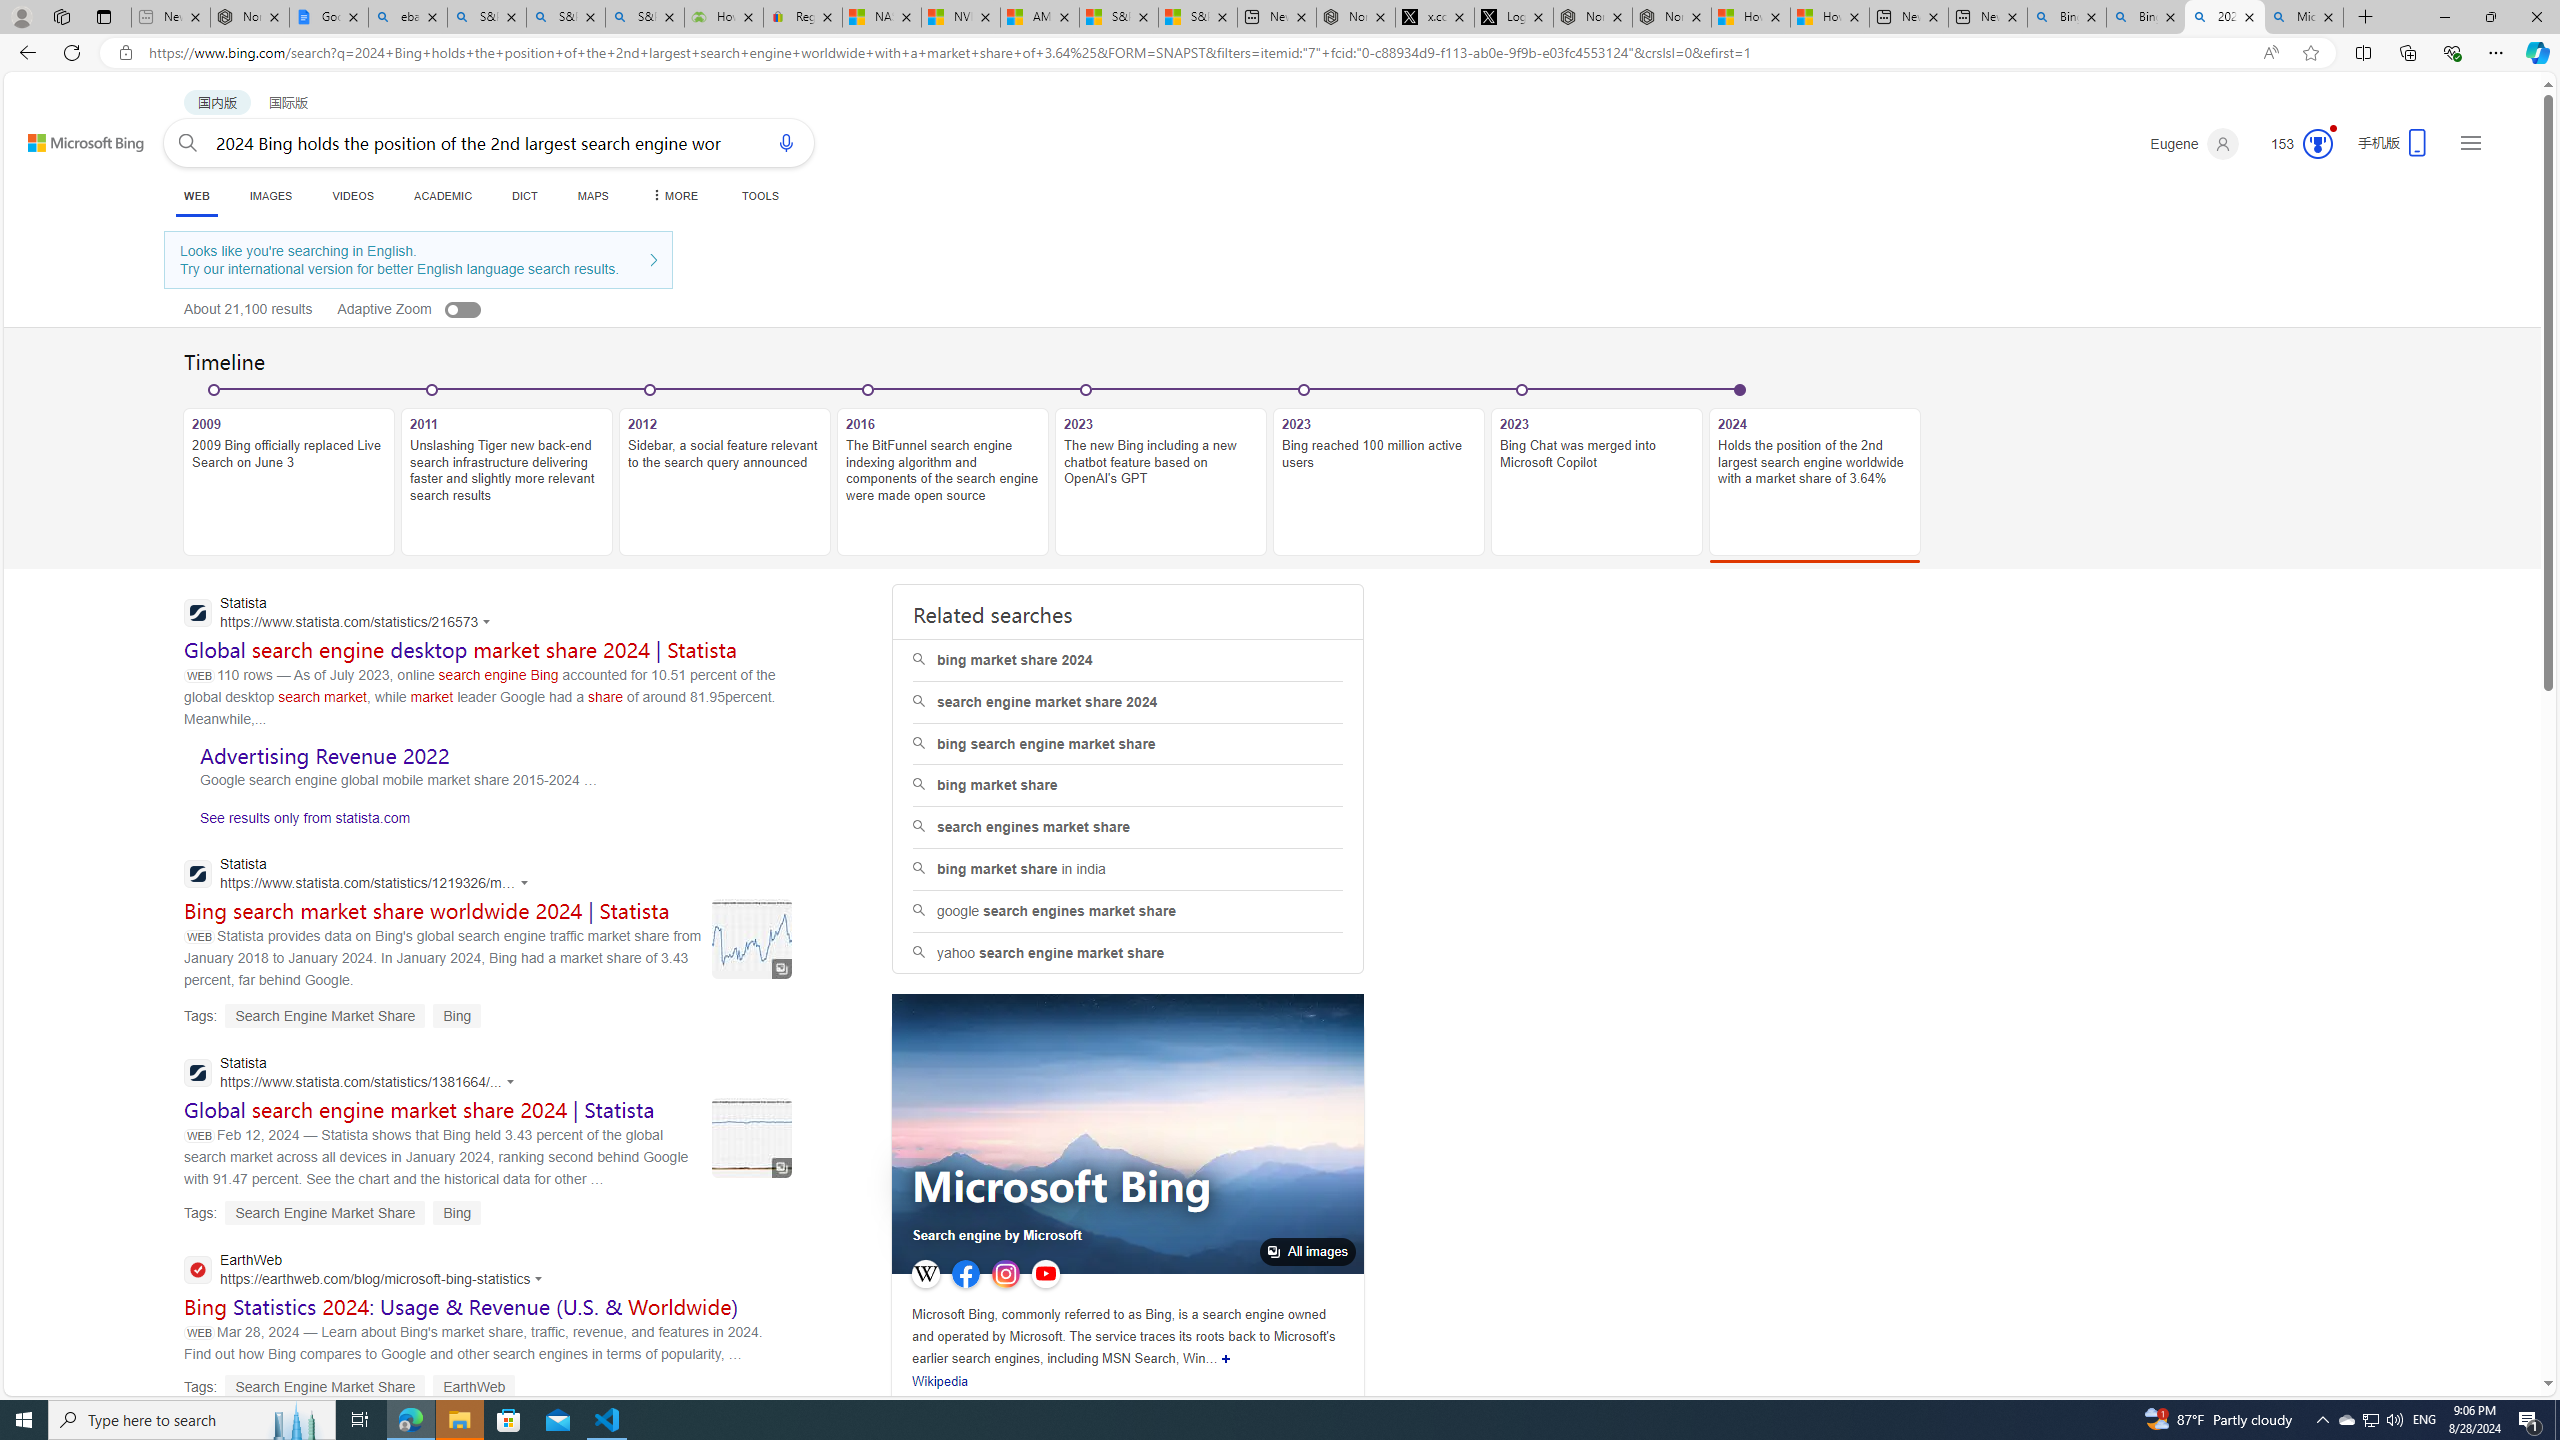 Image resolution: width=2560 pixels, height=1440 pixels. What do you see at coordinates (427, 911) in the screenshot?
I see `'Bing search market share worldwide 2024 | Statista'` at bounding box center [427, 911].